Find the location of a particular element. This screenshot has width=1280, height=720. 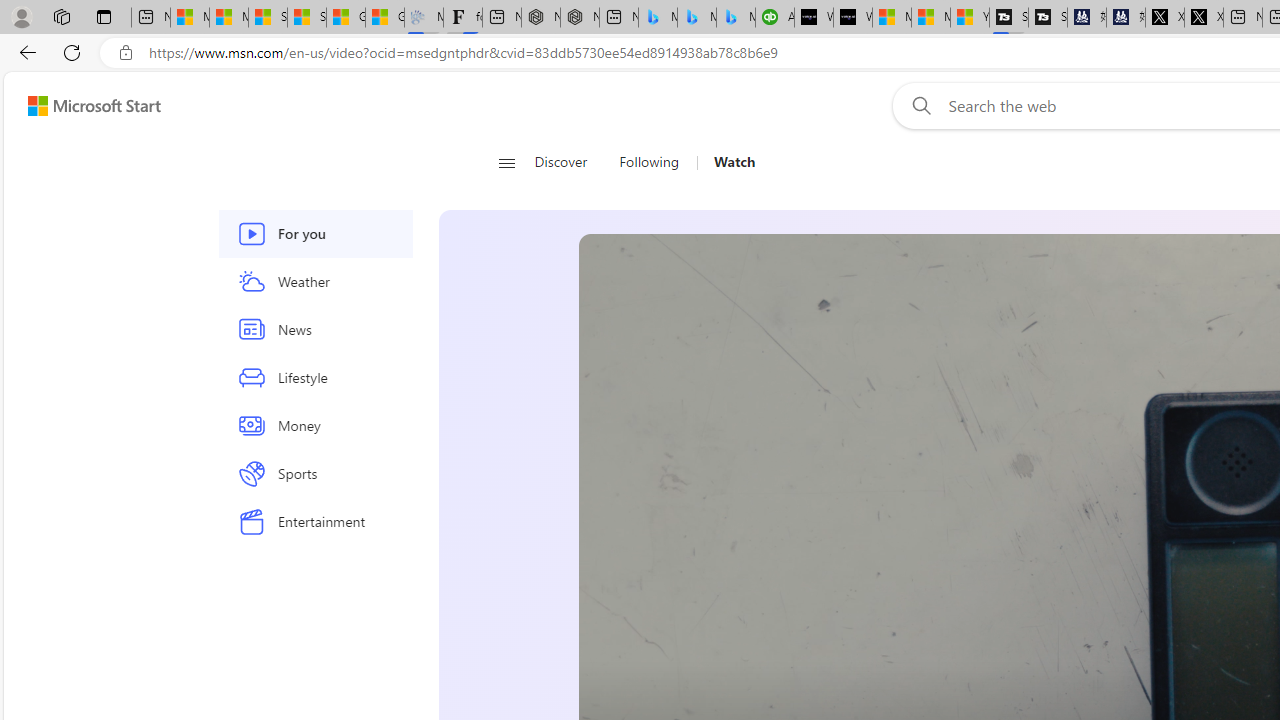

'Accounting Software for Accountants, CPAs and Bookkeepers' is located at coordinates (774, 17).